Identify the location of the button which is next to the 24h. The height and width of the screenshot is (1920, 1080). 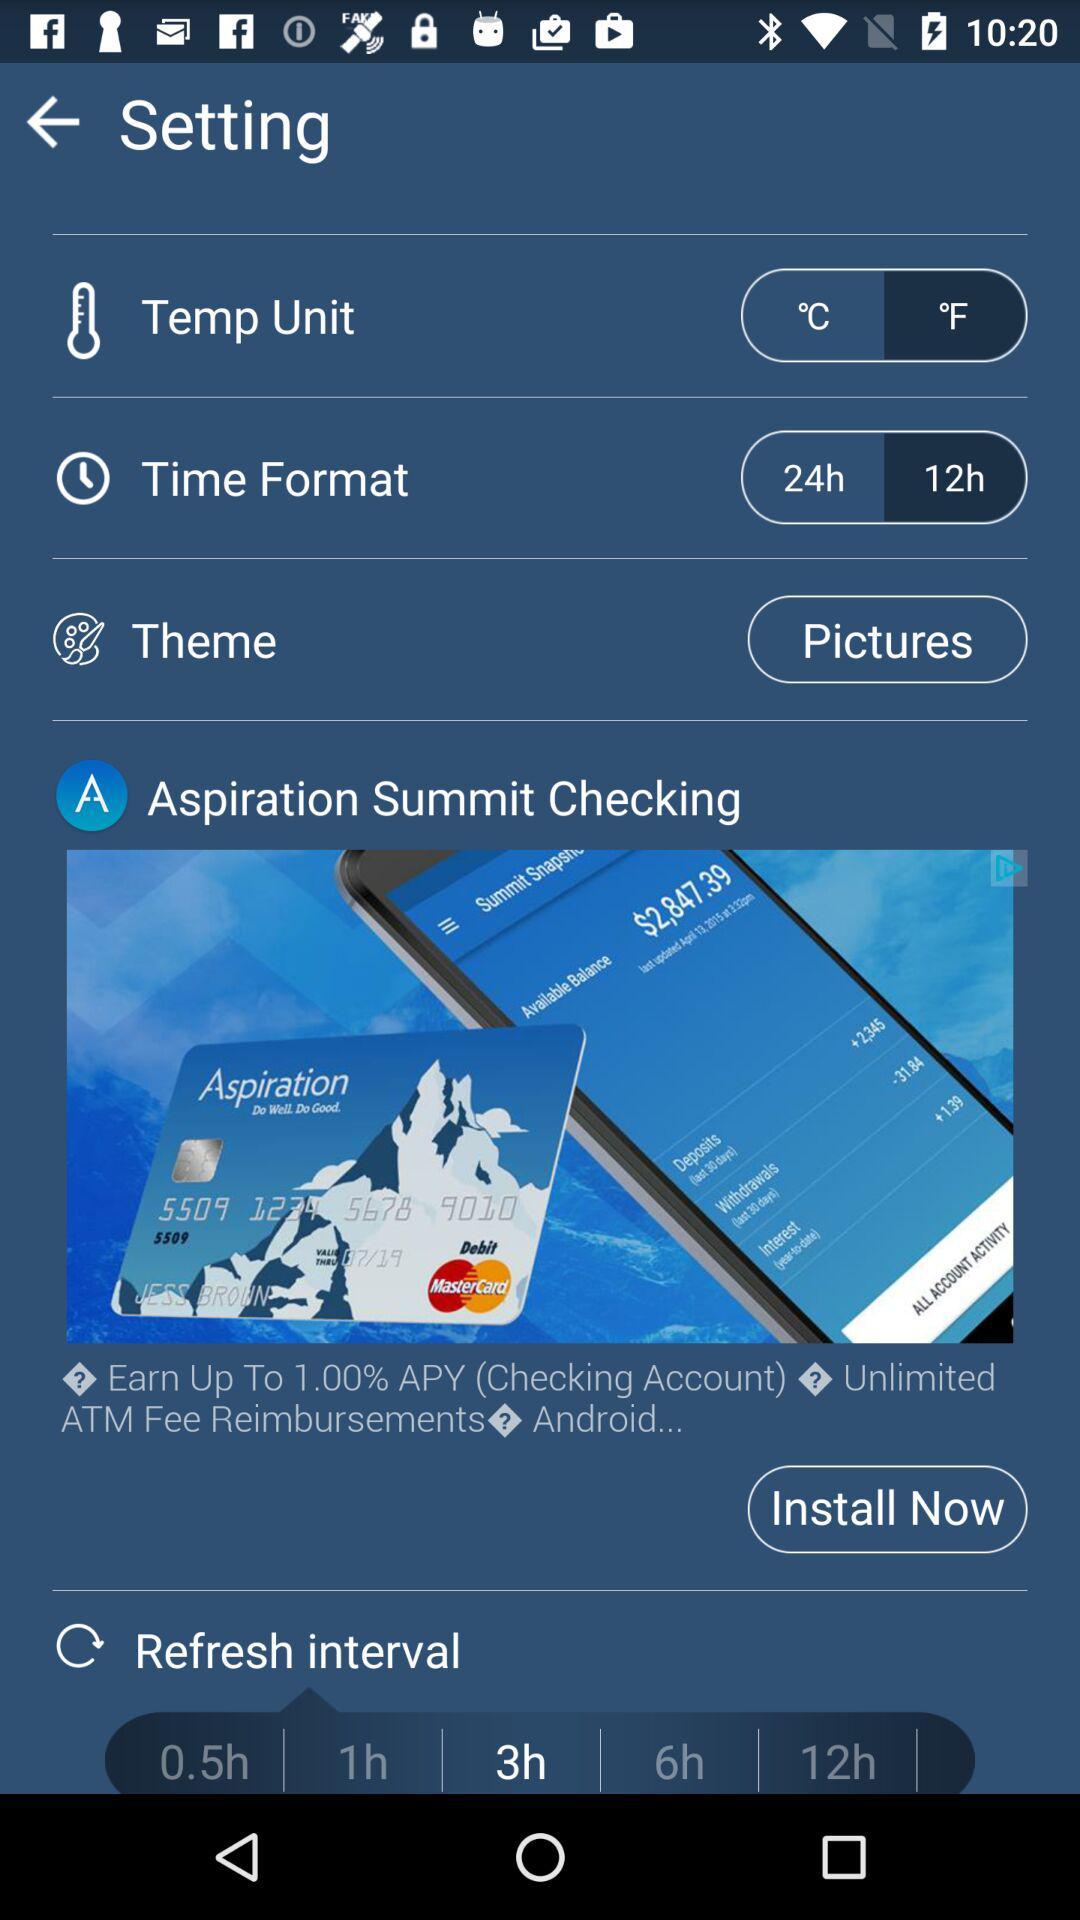
(953, 476).